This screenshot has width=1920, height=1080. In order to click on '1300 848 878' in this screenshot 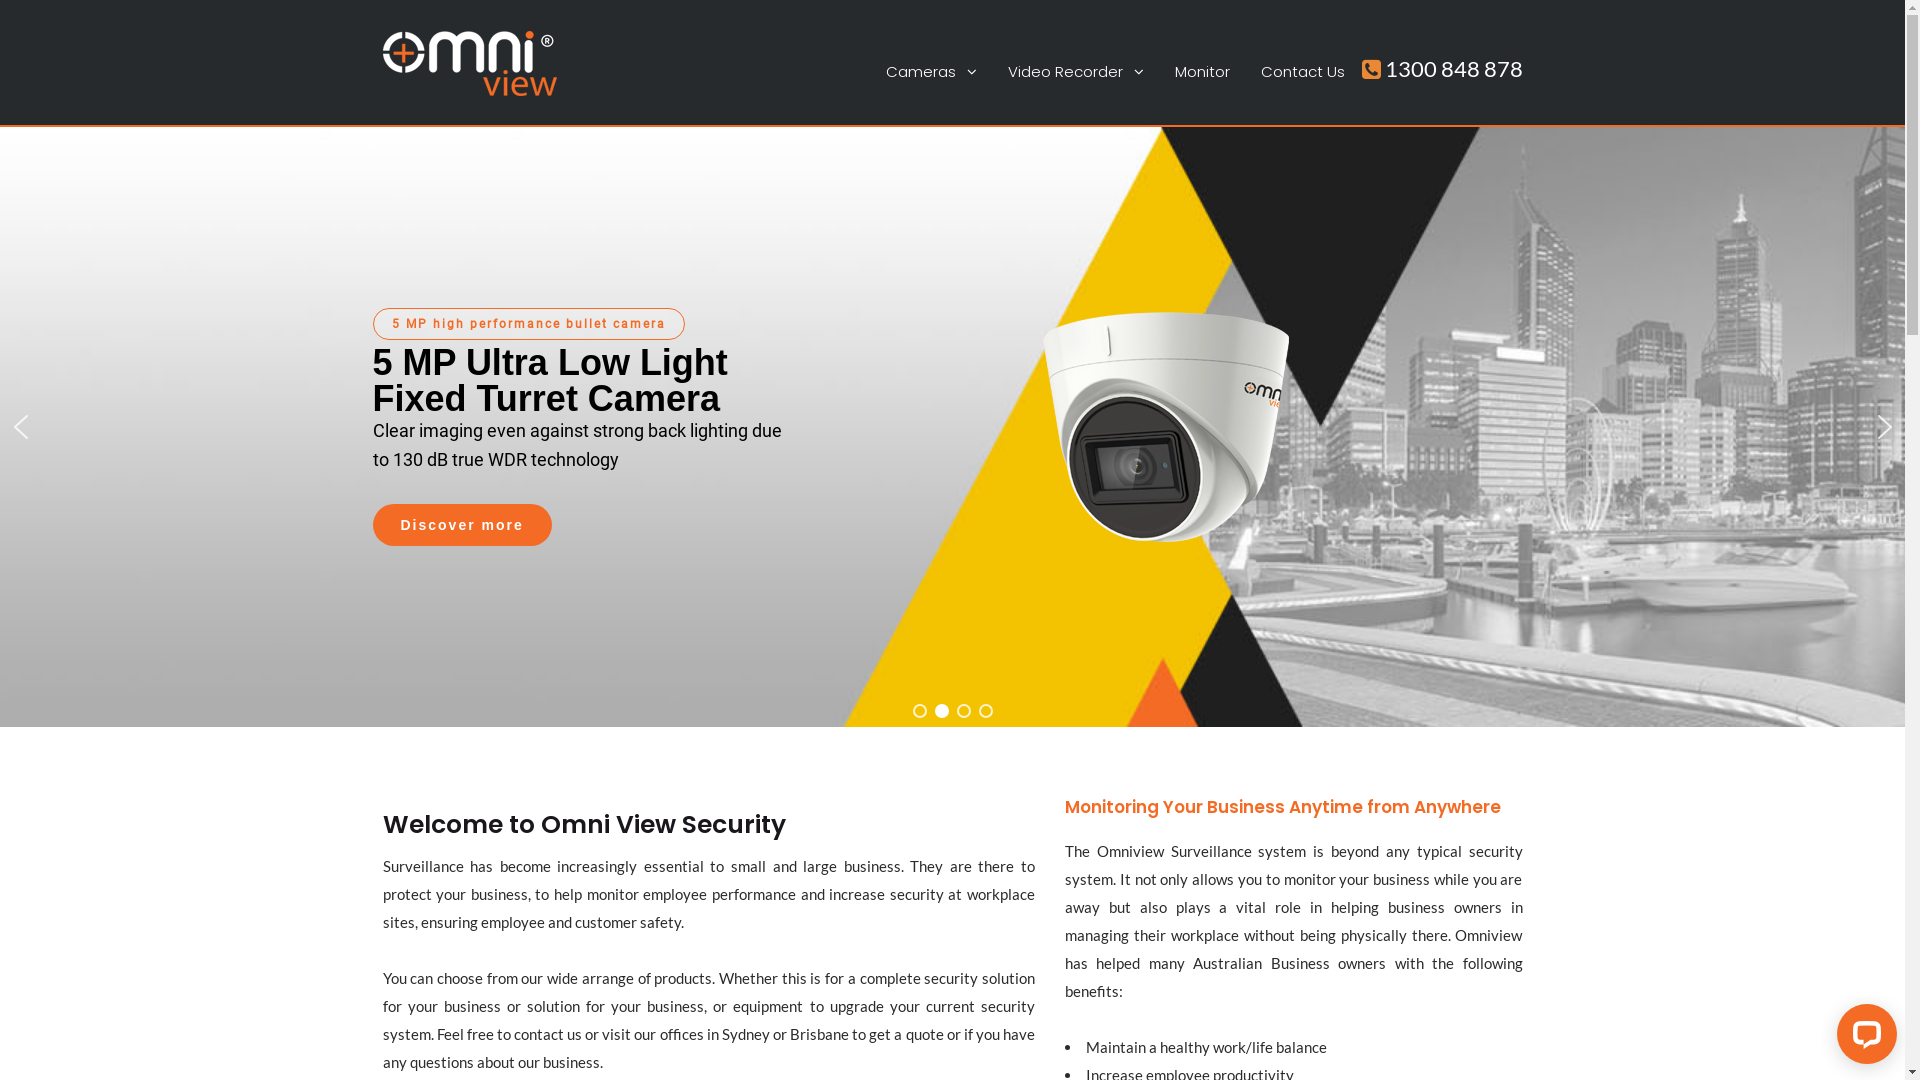, I will do `click(1442, 67)`.